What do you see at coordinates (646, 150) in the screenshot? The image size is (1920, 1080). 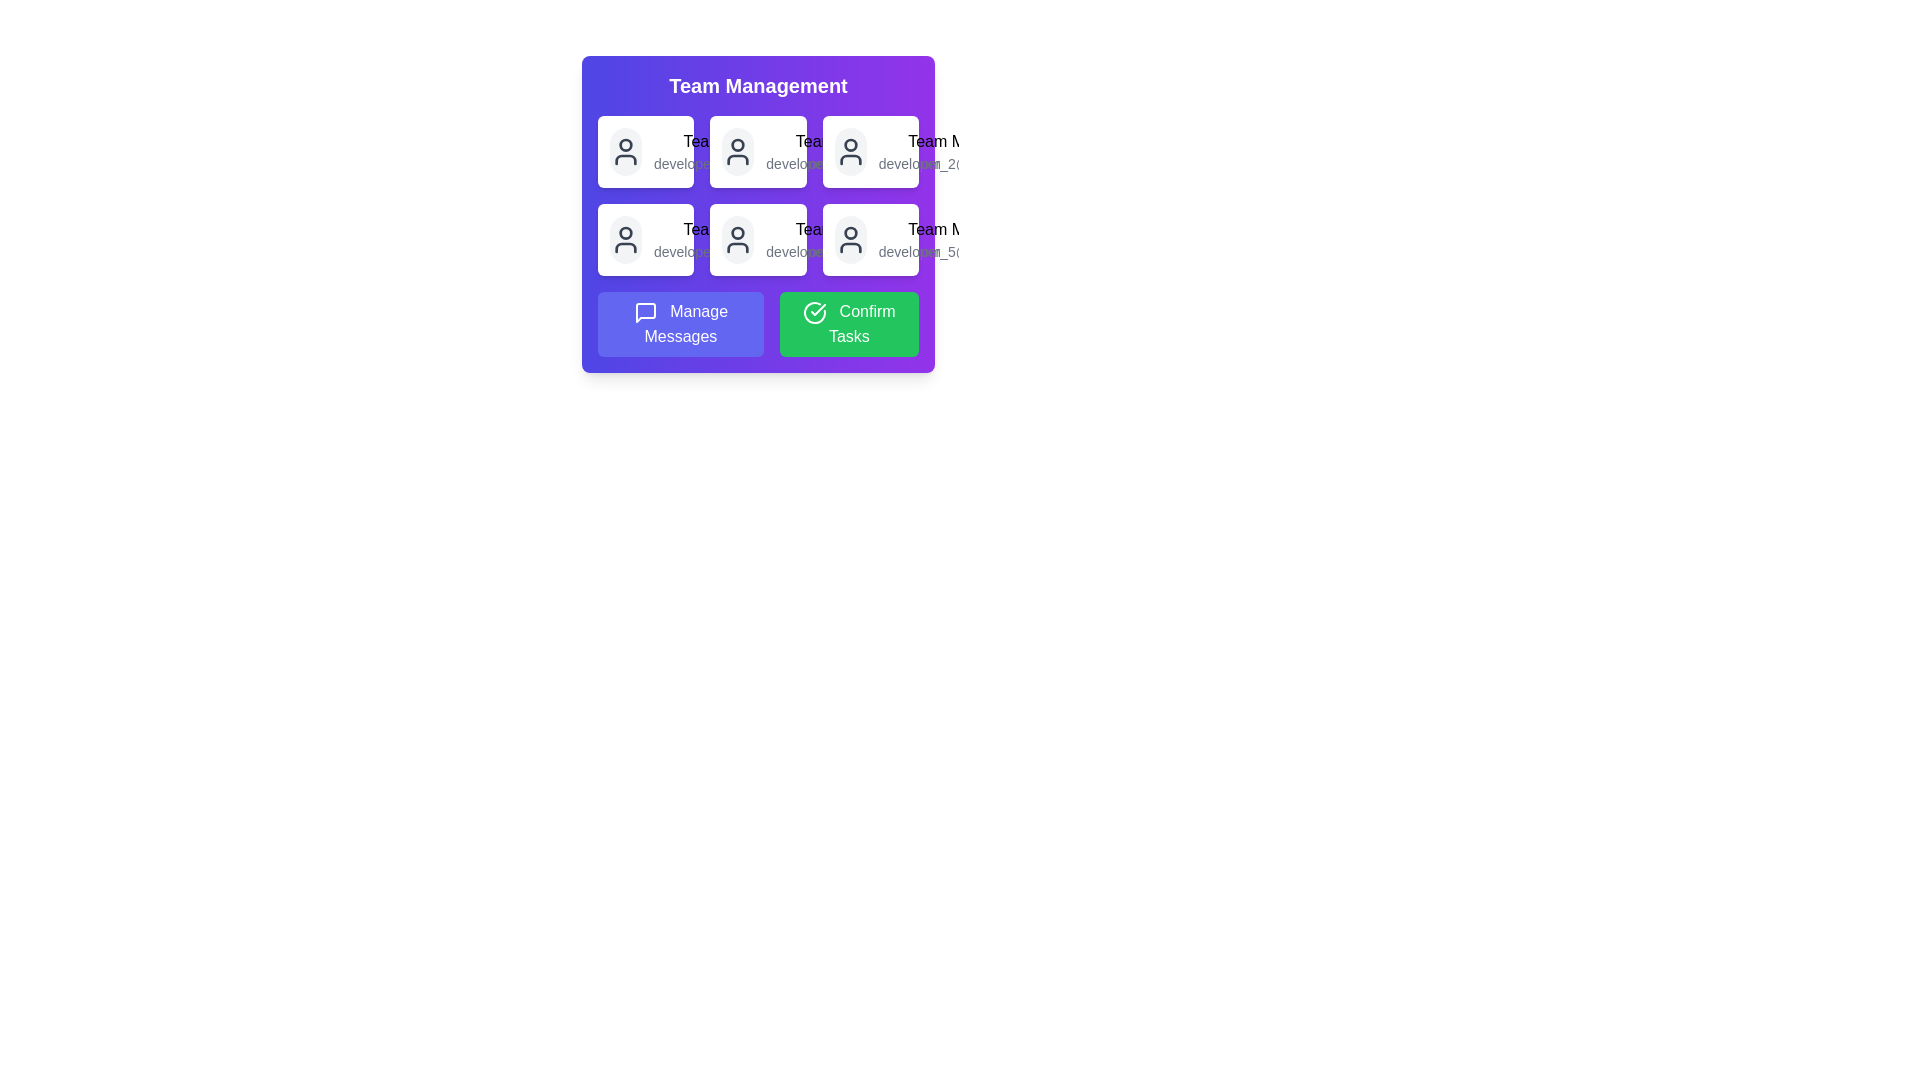 I see `the Information card that contains the user silhouette icon on the left and text detailing 'Team Member 1' and 'developer_0@example.com' on the right, located in the top-left section of the grid` at bounding box center [646, 150].